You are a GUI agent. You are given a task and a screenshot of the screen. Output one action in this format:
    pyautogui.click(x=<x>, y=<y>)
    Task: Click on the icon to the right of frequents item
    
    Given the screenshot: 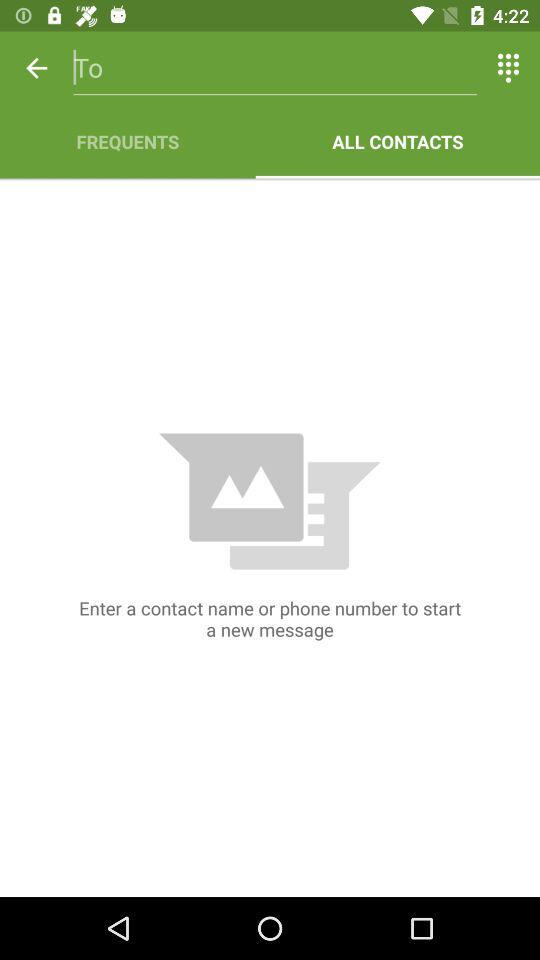 What is the action you would take?
    pyautogui.click(x=397, y=140)
    